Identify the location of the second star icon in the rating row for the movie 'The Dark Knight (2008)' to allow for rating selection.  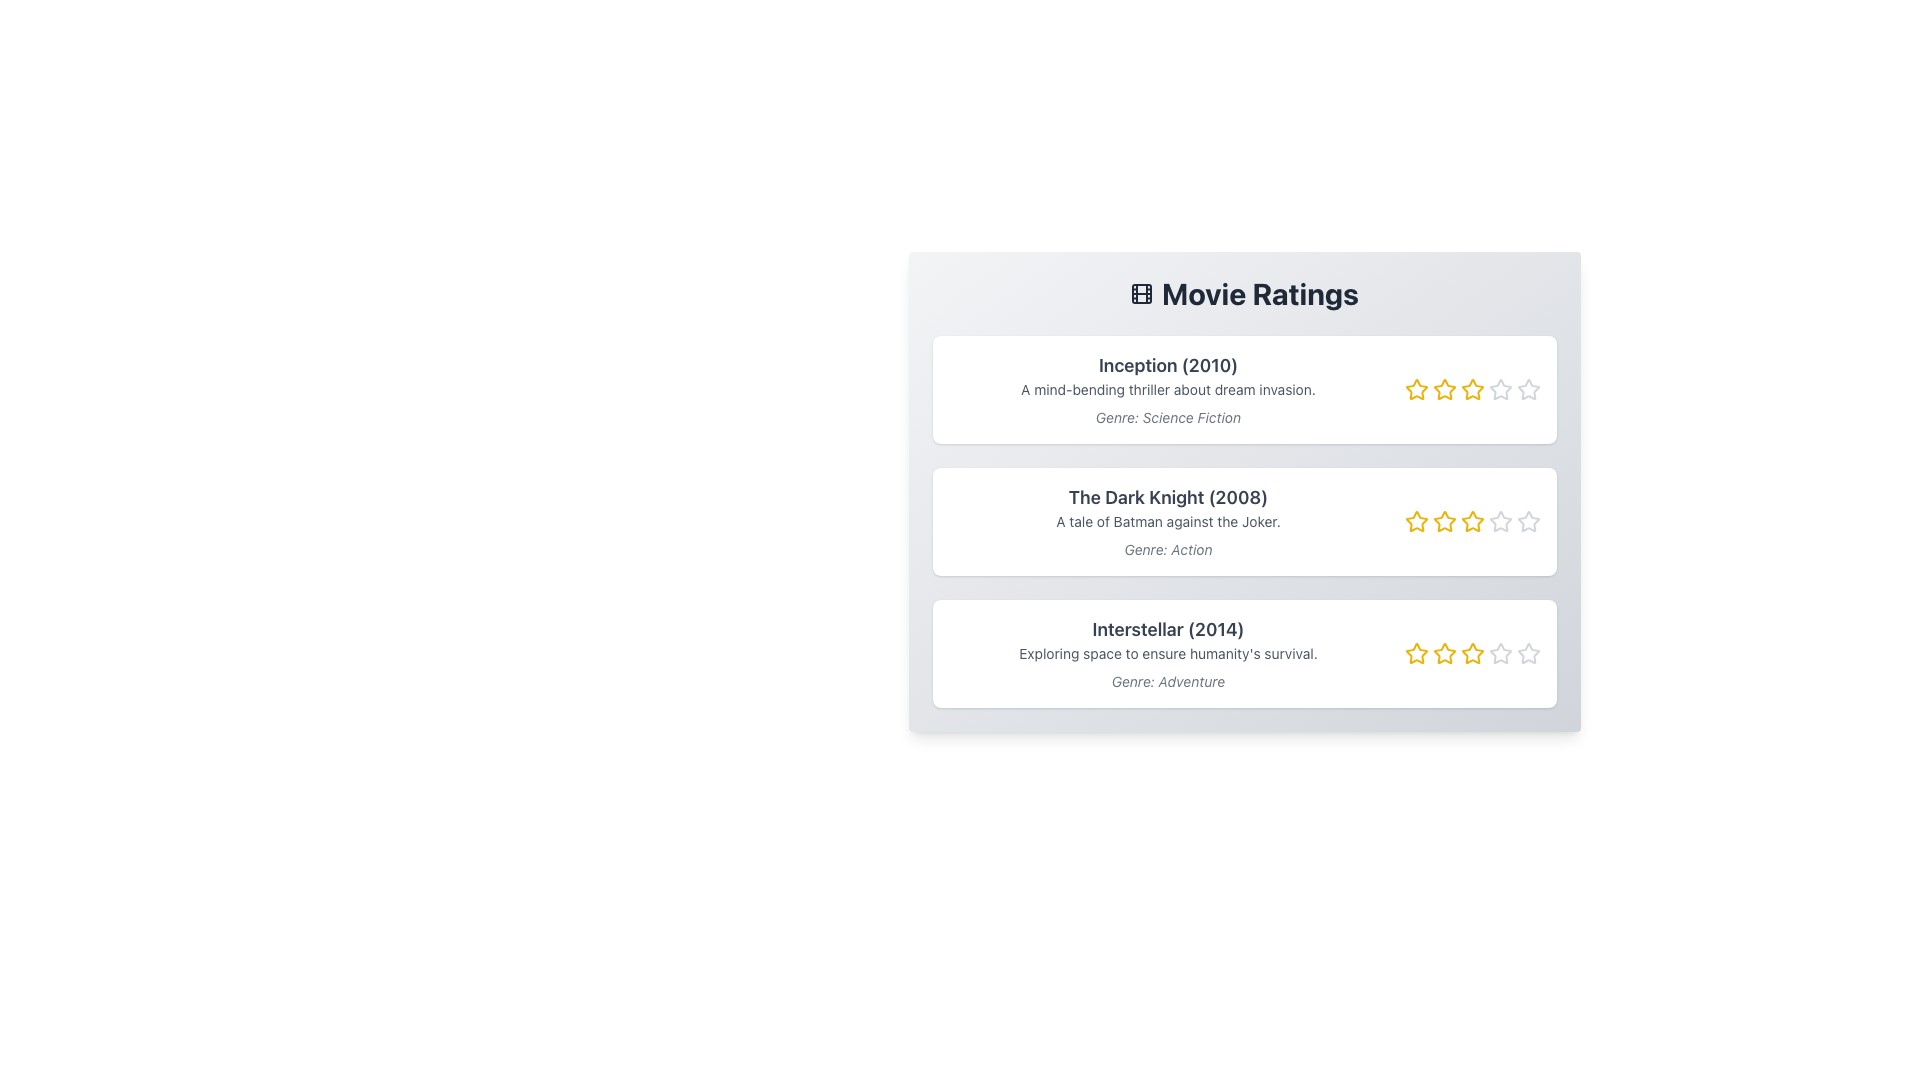
(1415, 520).